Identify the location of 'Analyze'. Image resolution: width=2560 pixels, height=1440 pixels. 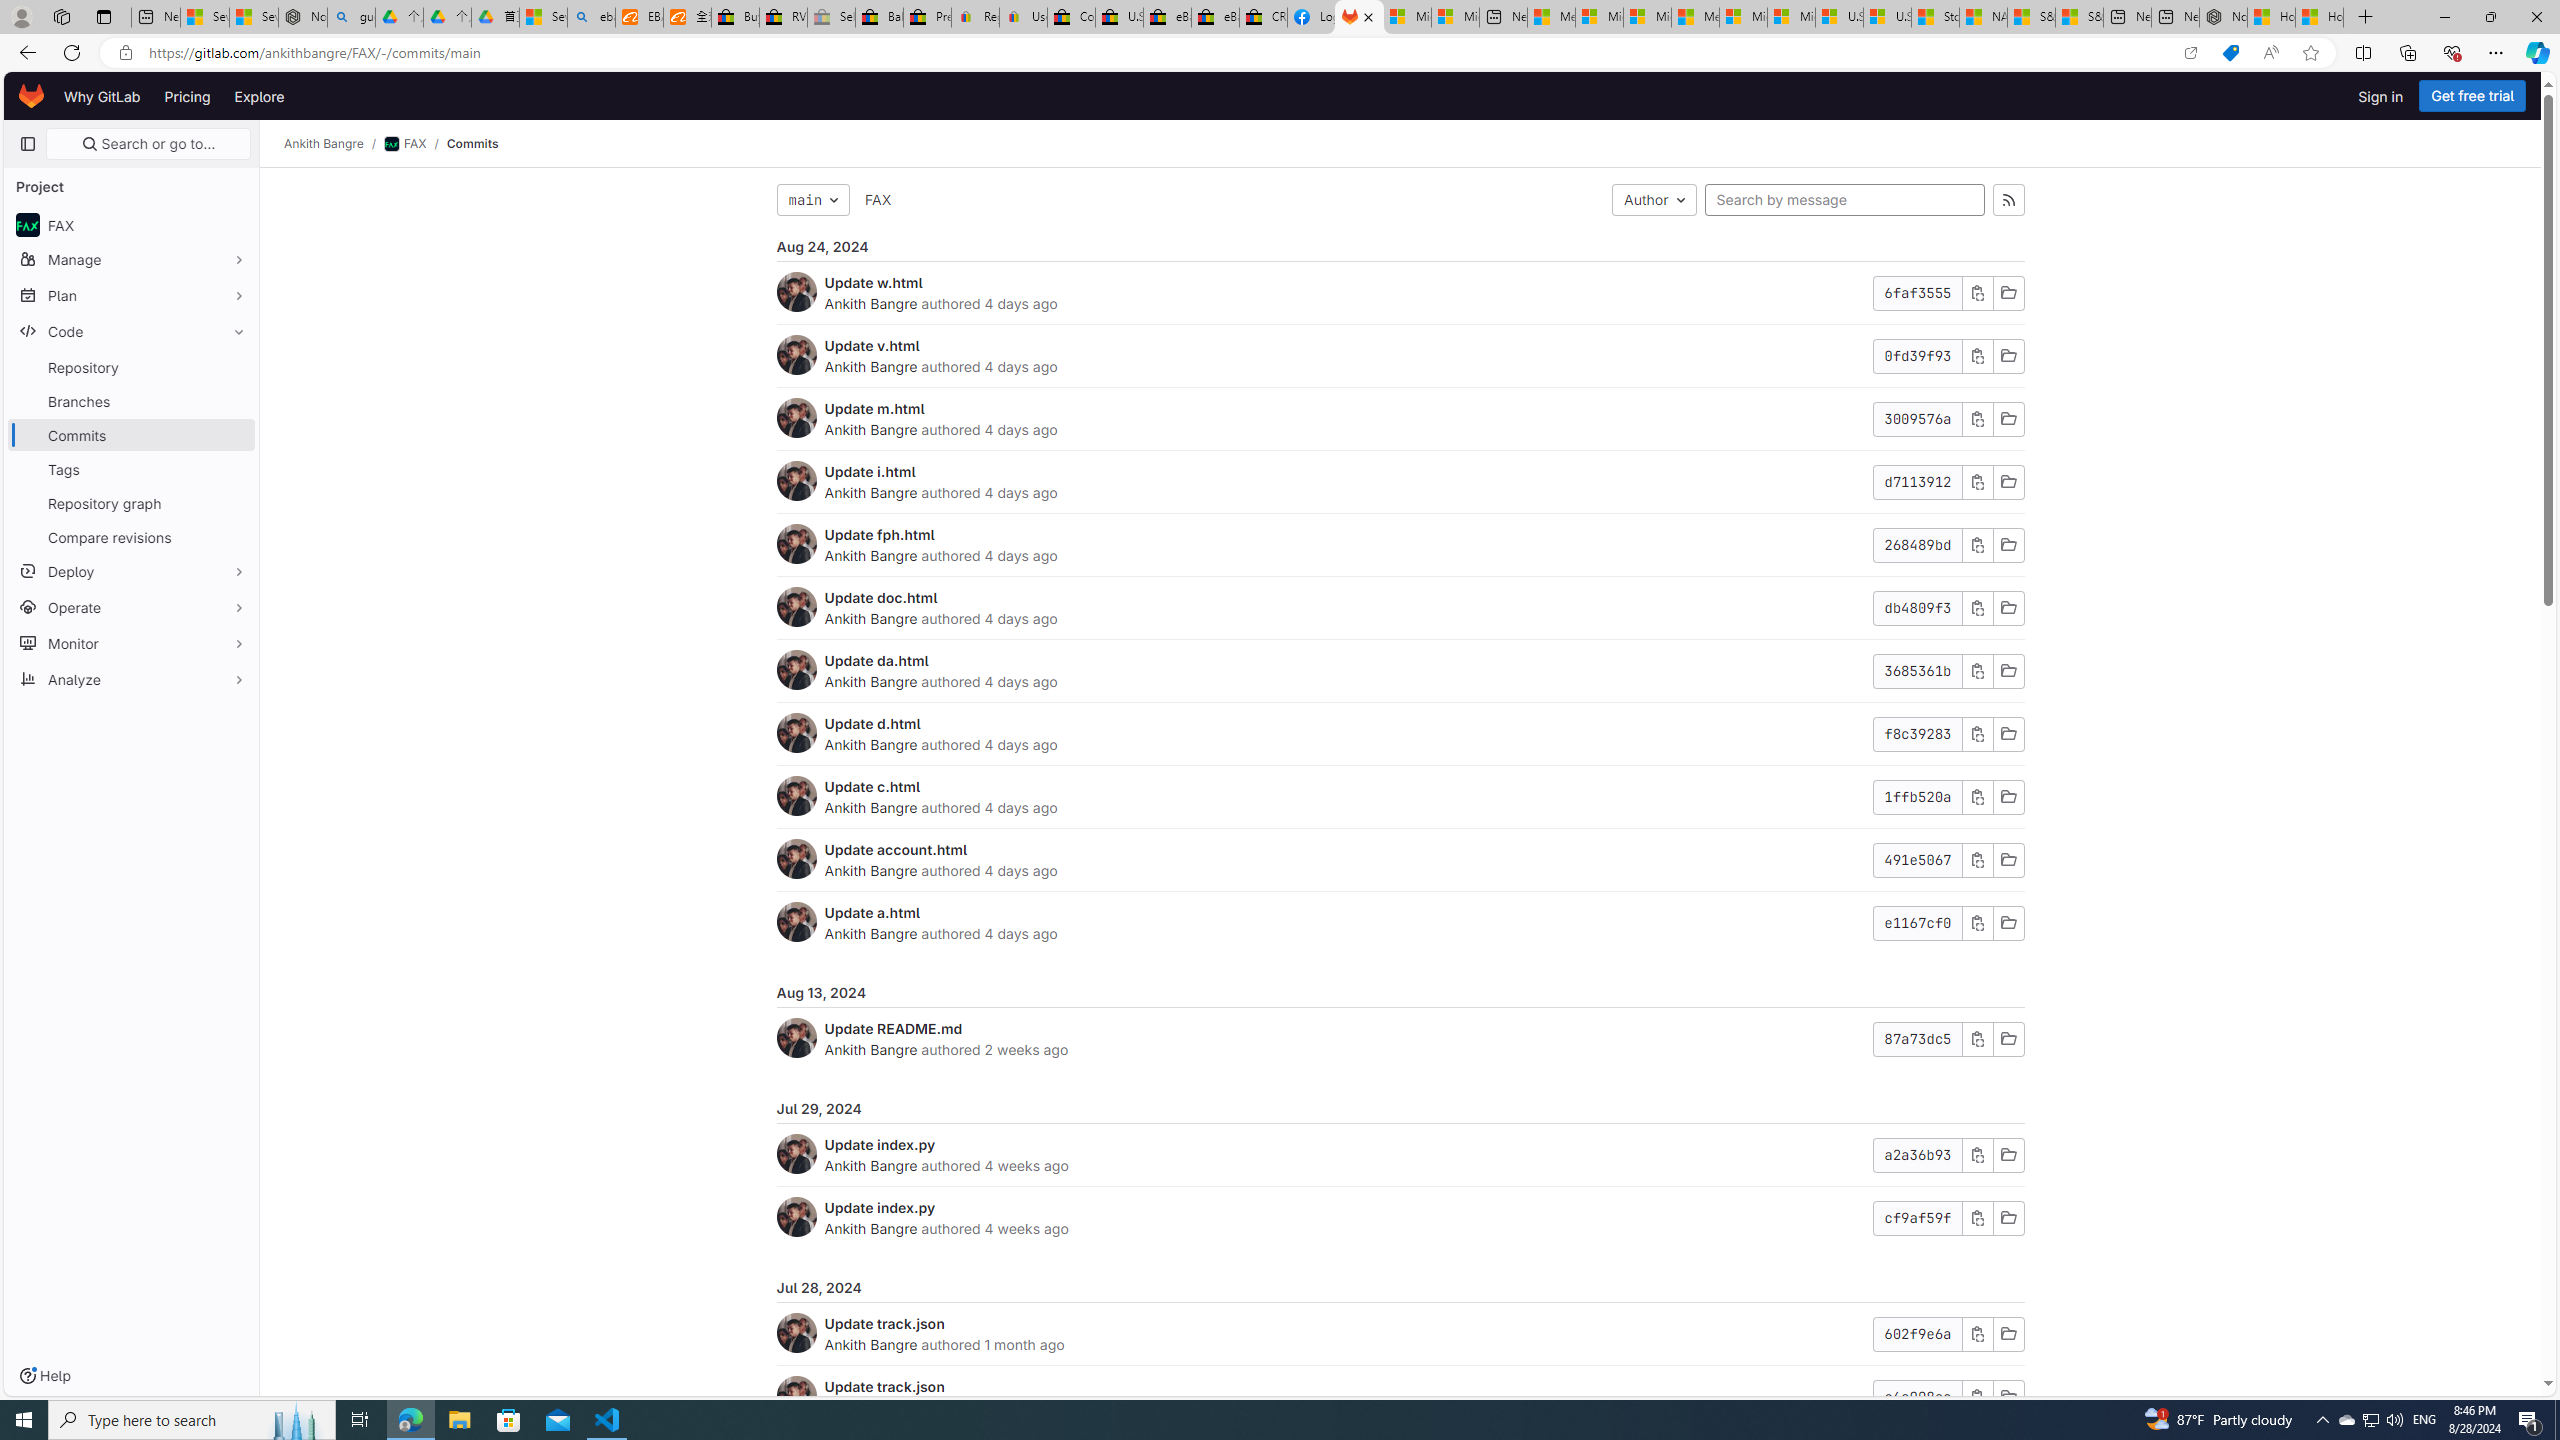
(130, 677).